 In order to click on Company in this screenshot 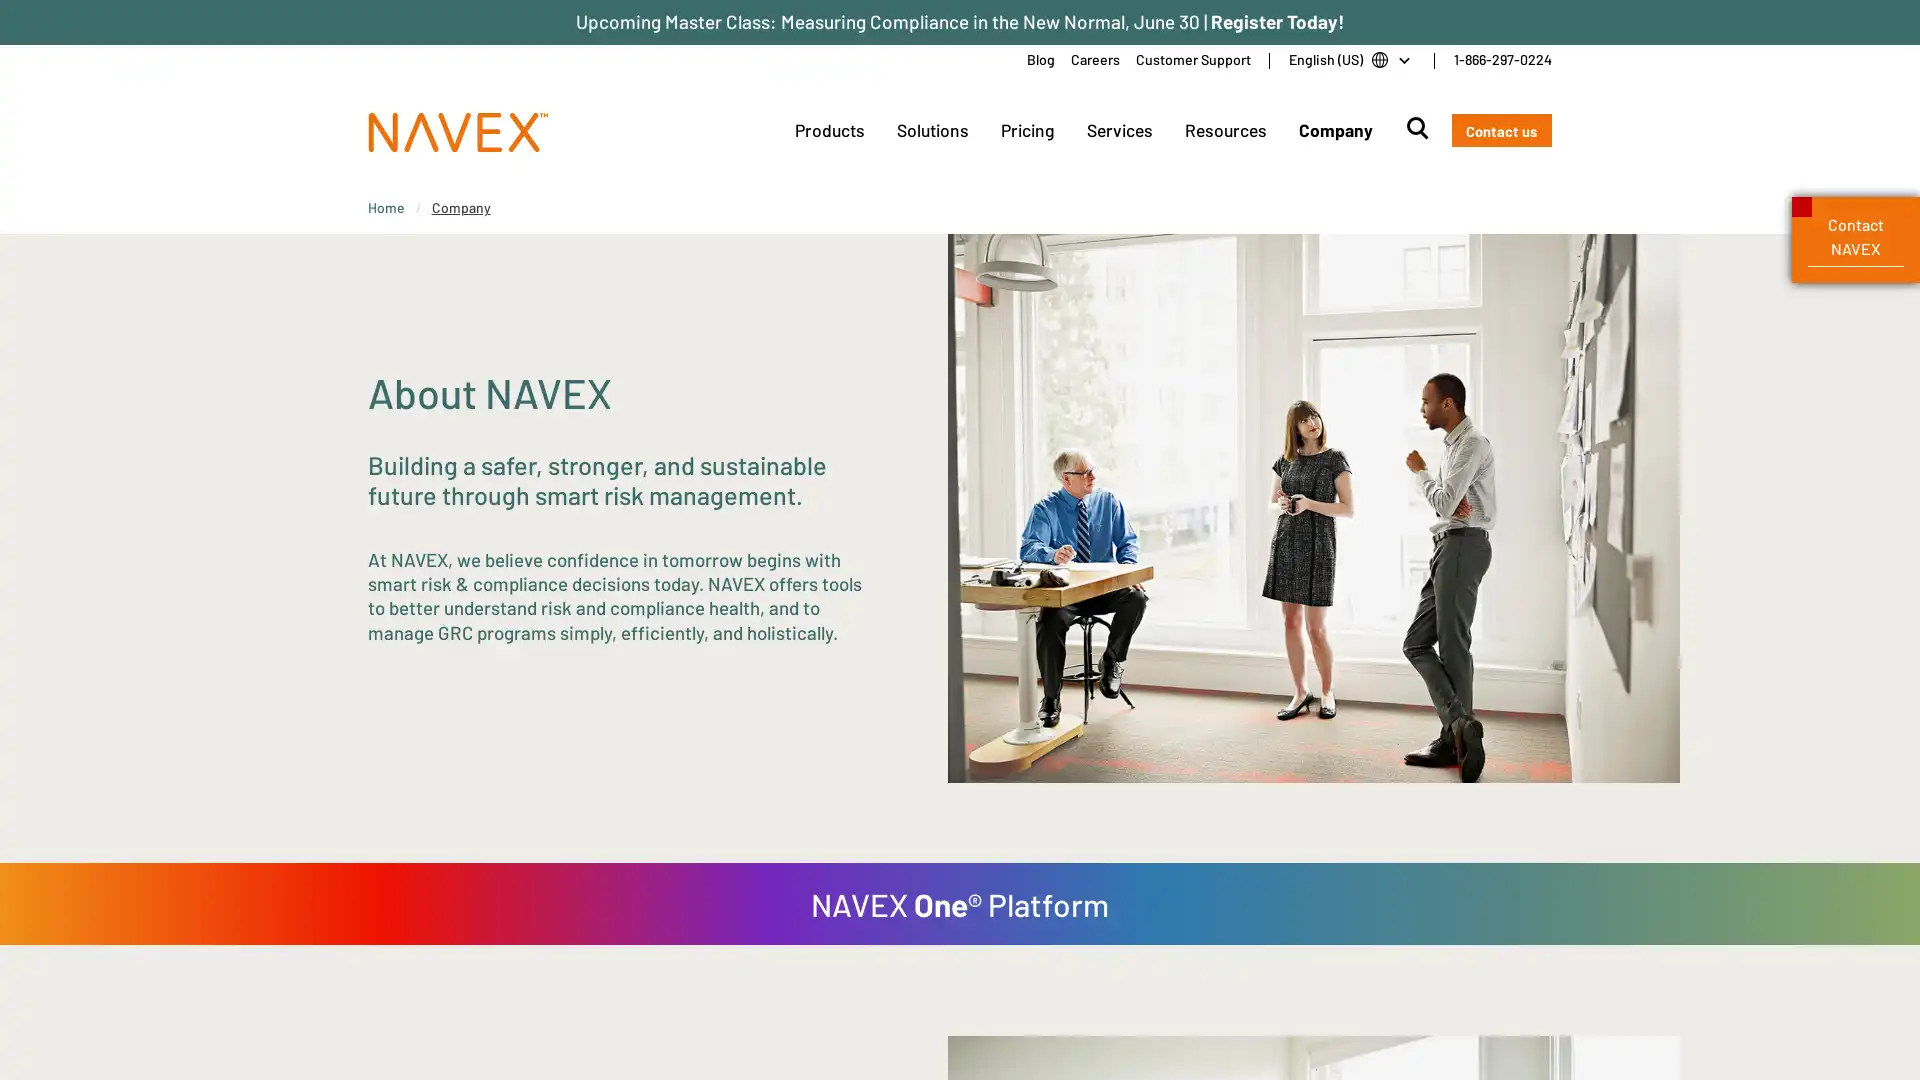, I will do `click(1334, 130)`.